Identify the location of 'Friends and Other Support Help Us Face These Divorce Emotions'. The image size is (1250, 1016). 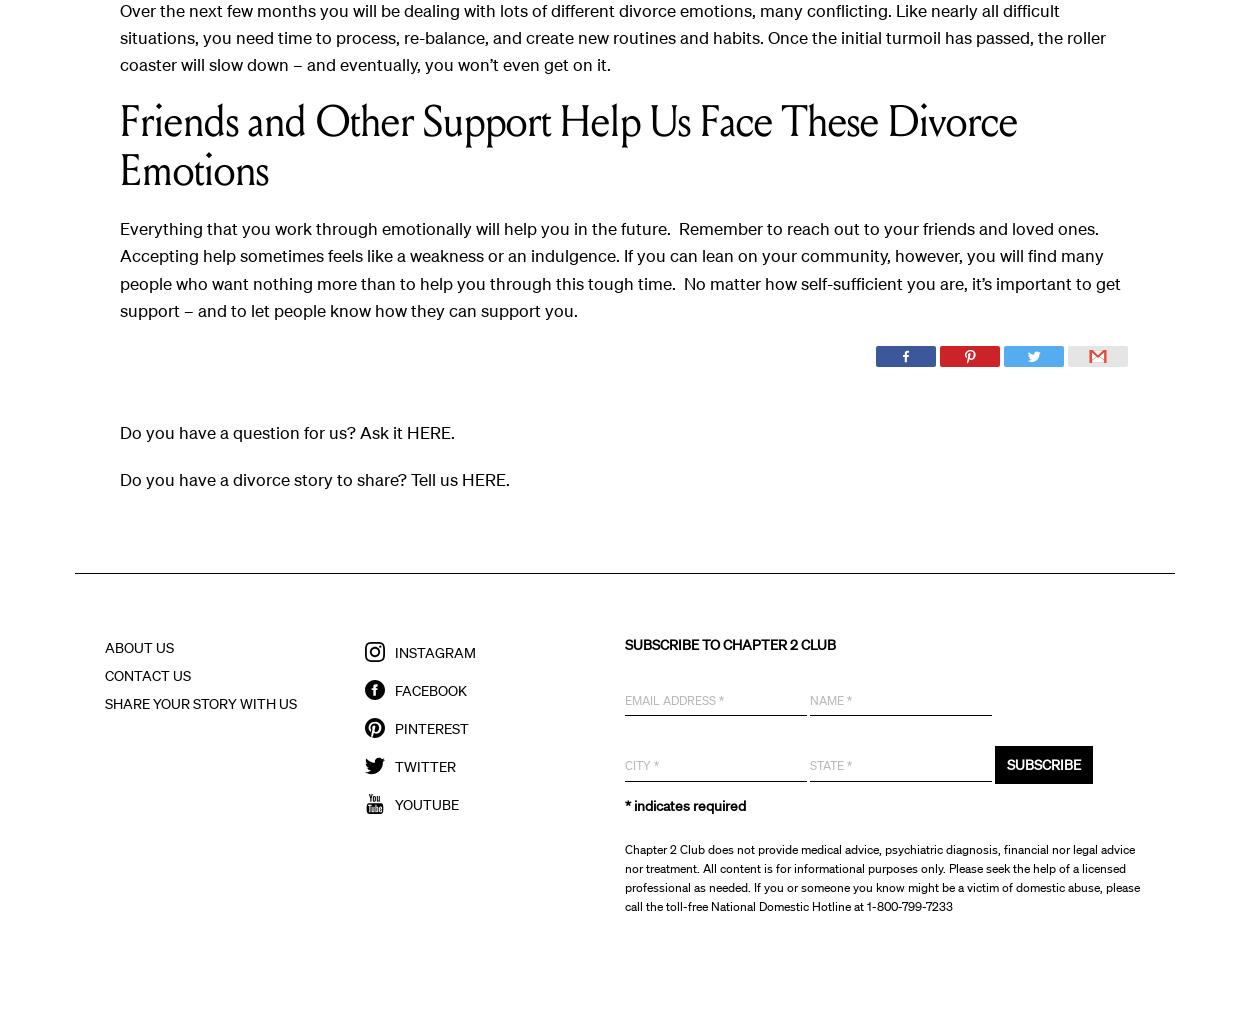
(568, 144).